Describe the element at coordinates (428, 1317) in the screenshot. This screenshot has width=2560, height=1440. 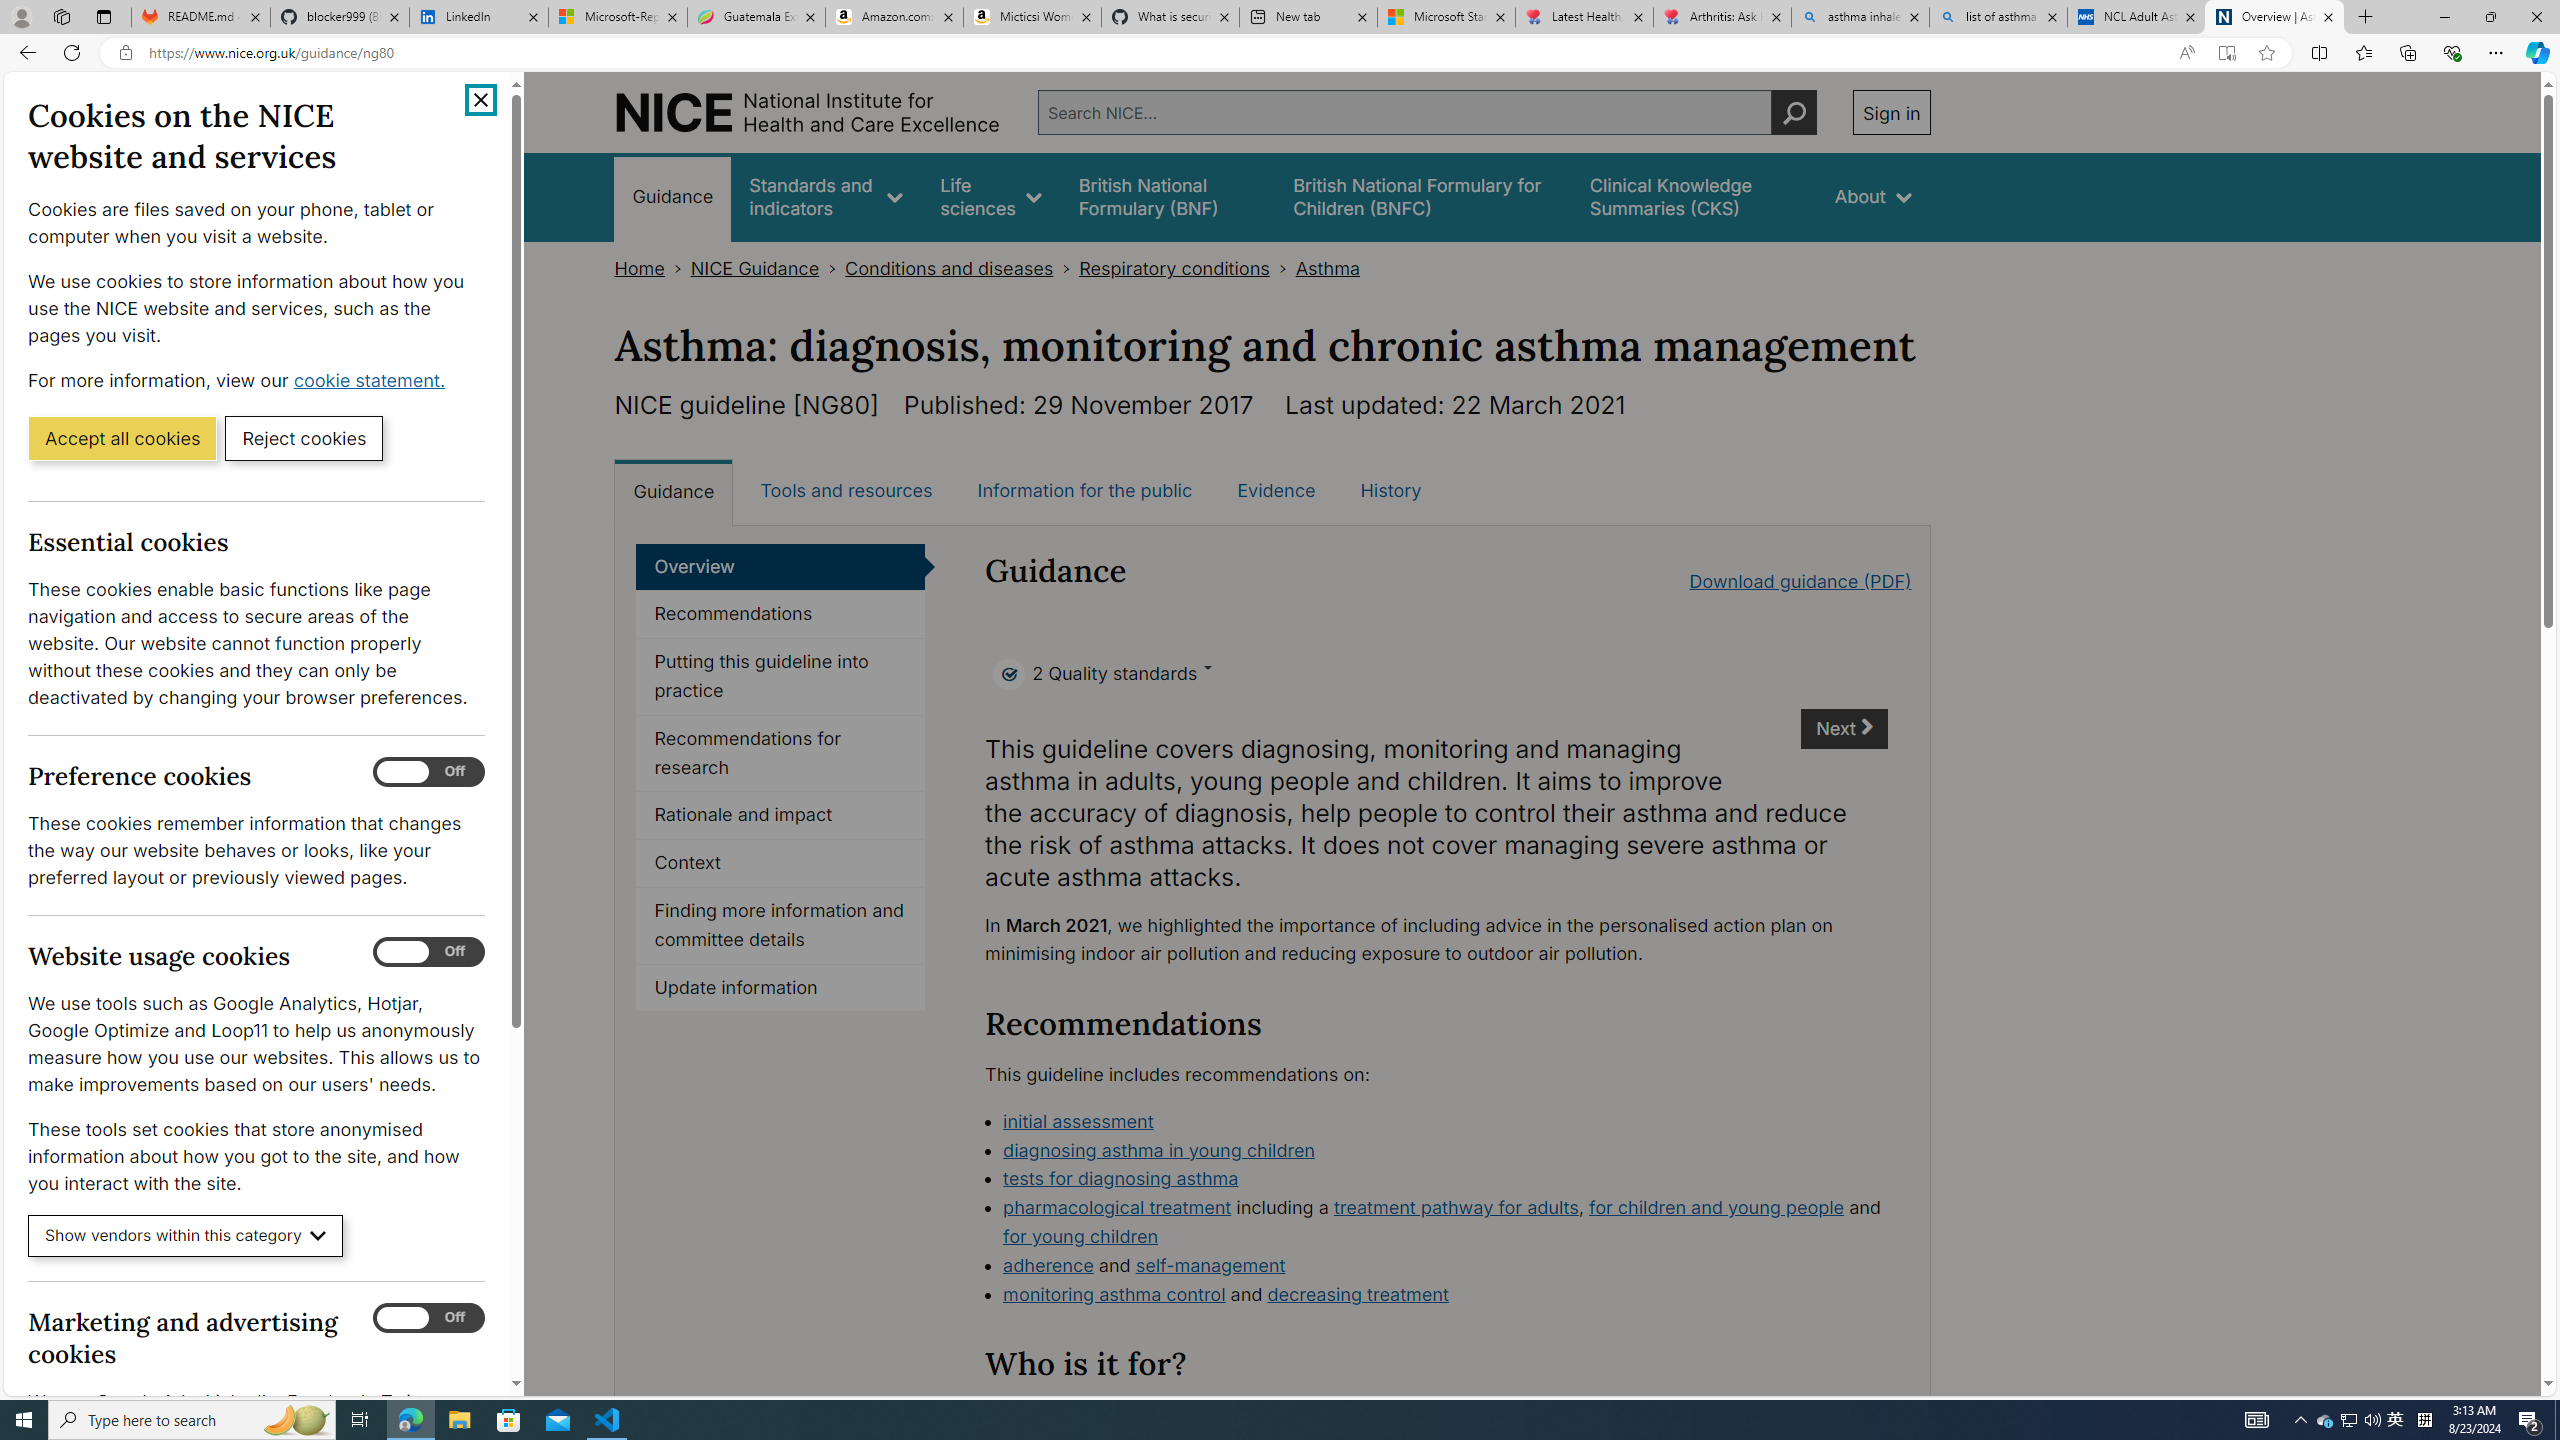
I see `'Marketing and advertising cookies'` at that location.